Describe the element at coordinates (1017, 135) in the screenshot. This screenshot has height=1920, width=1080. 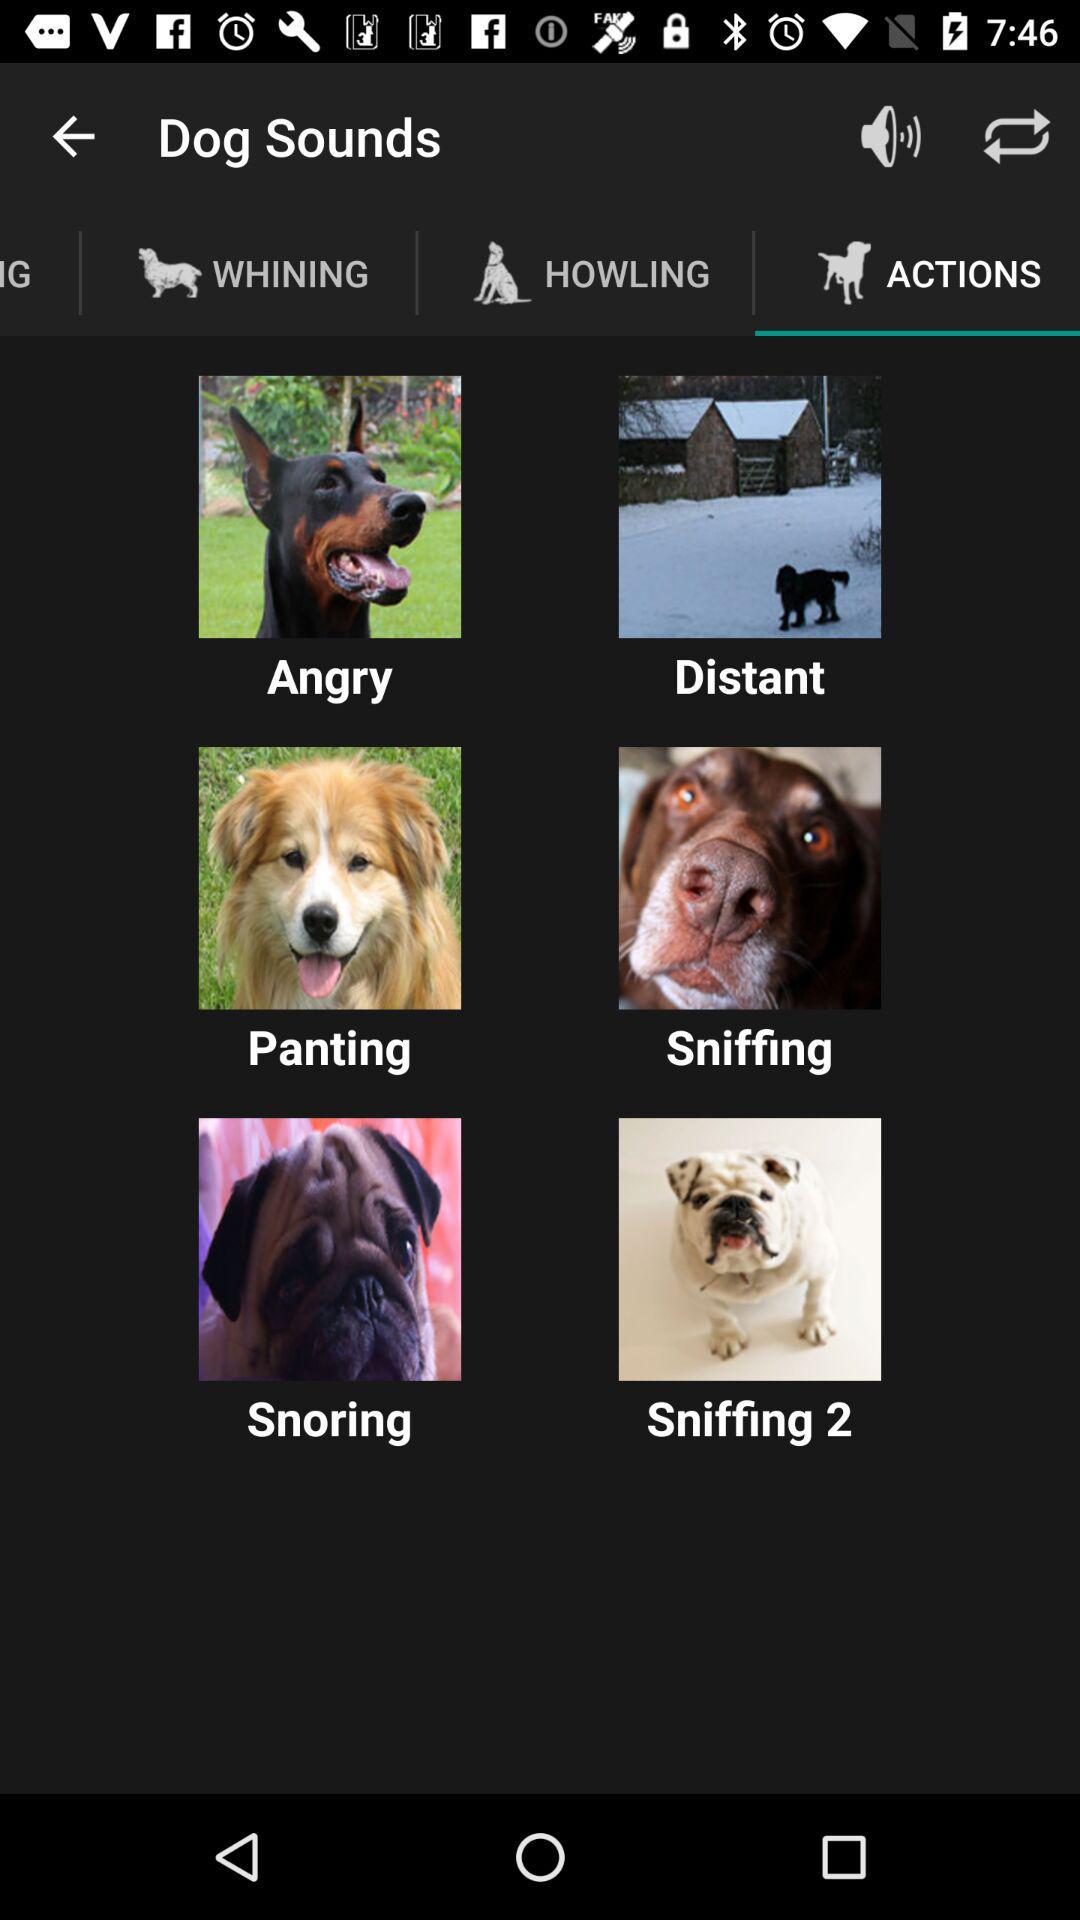
I see `reload` at that location.